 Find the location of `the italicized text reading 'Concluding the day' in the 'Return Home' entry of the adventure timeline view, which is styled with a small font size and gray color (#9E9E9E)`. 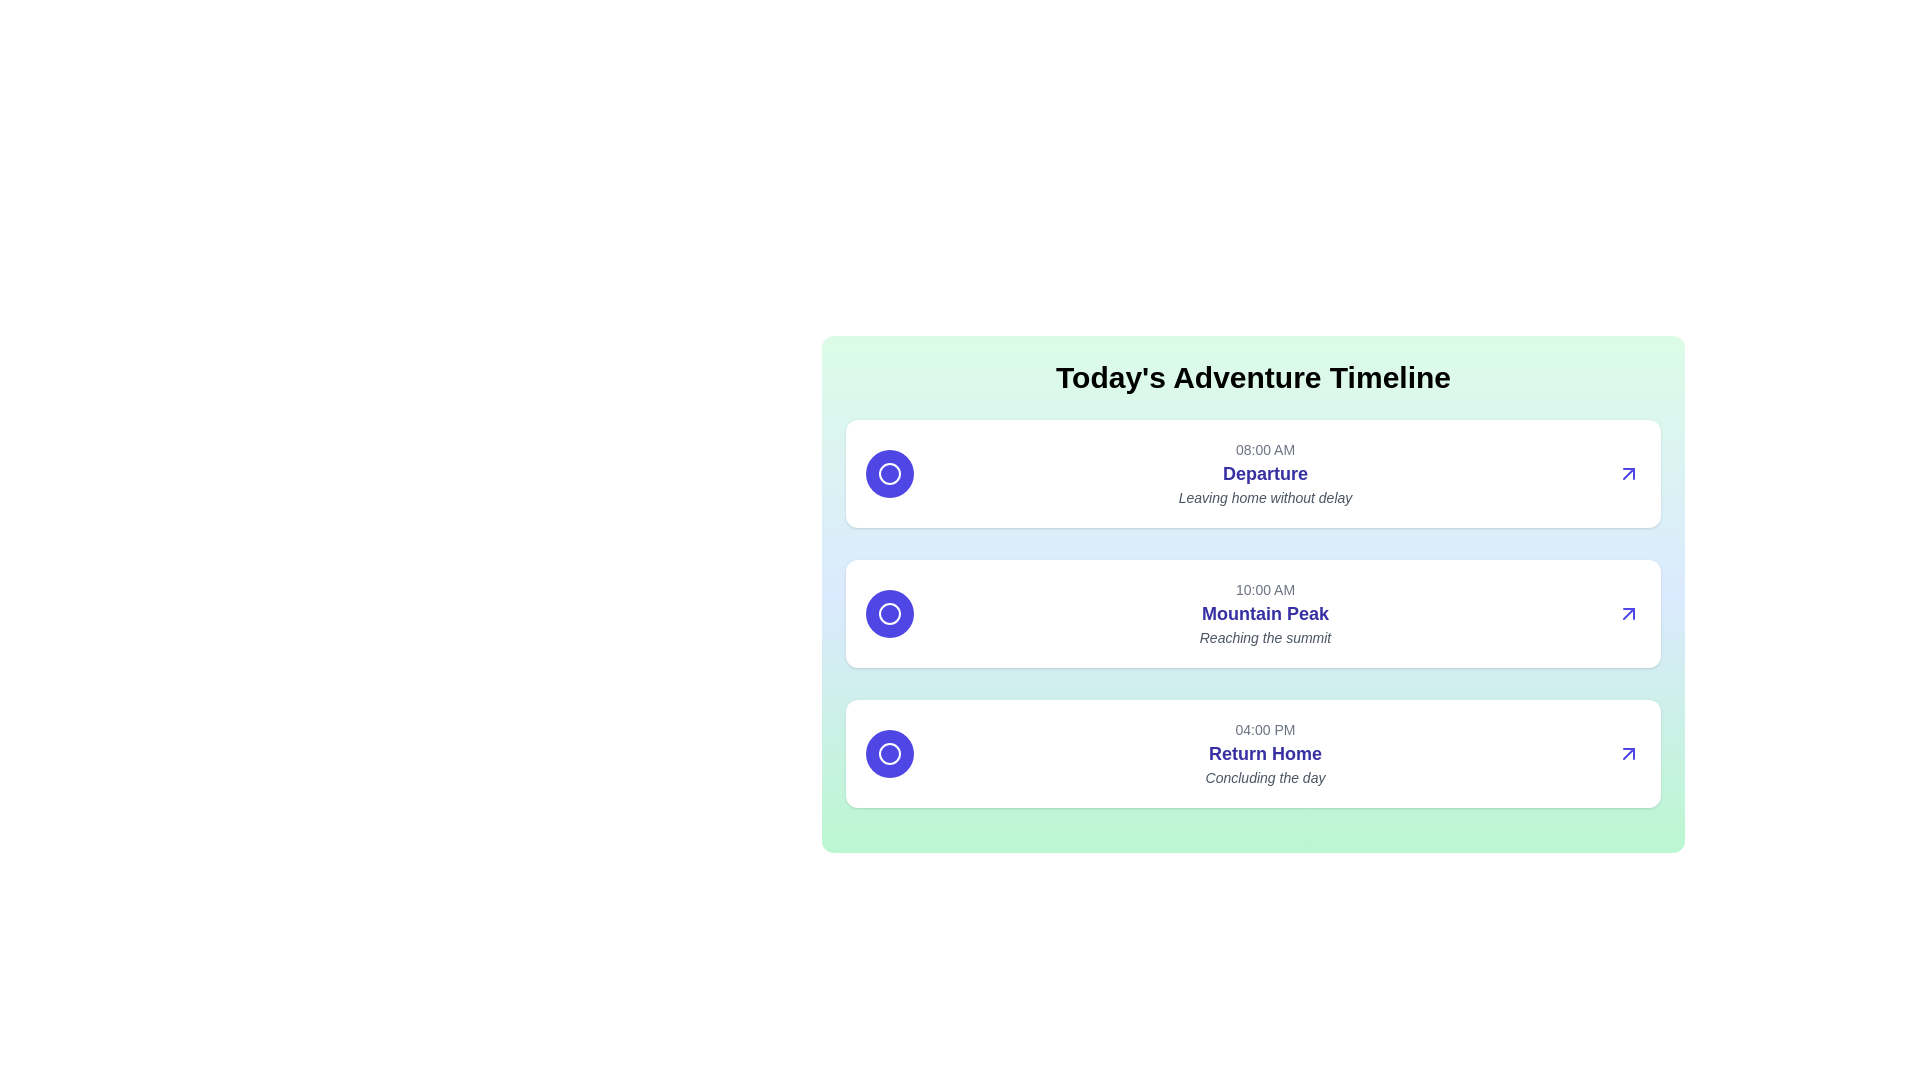

the italicized text reading 'Concluding the day' in the 'Return Home' entry of the adventure timeline view, which is styled with a small font size and gray color (#9E9E9E) is located at coordinates (1264, 777).